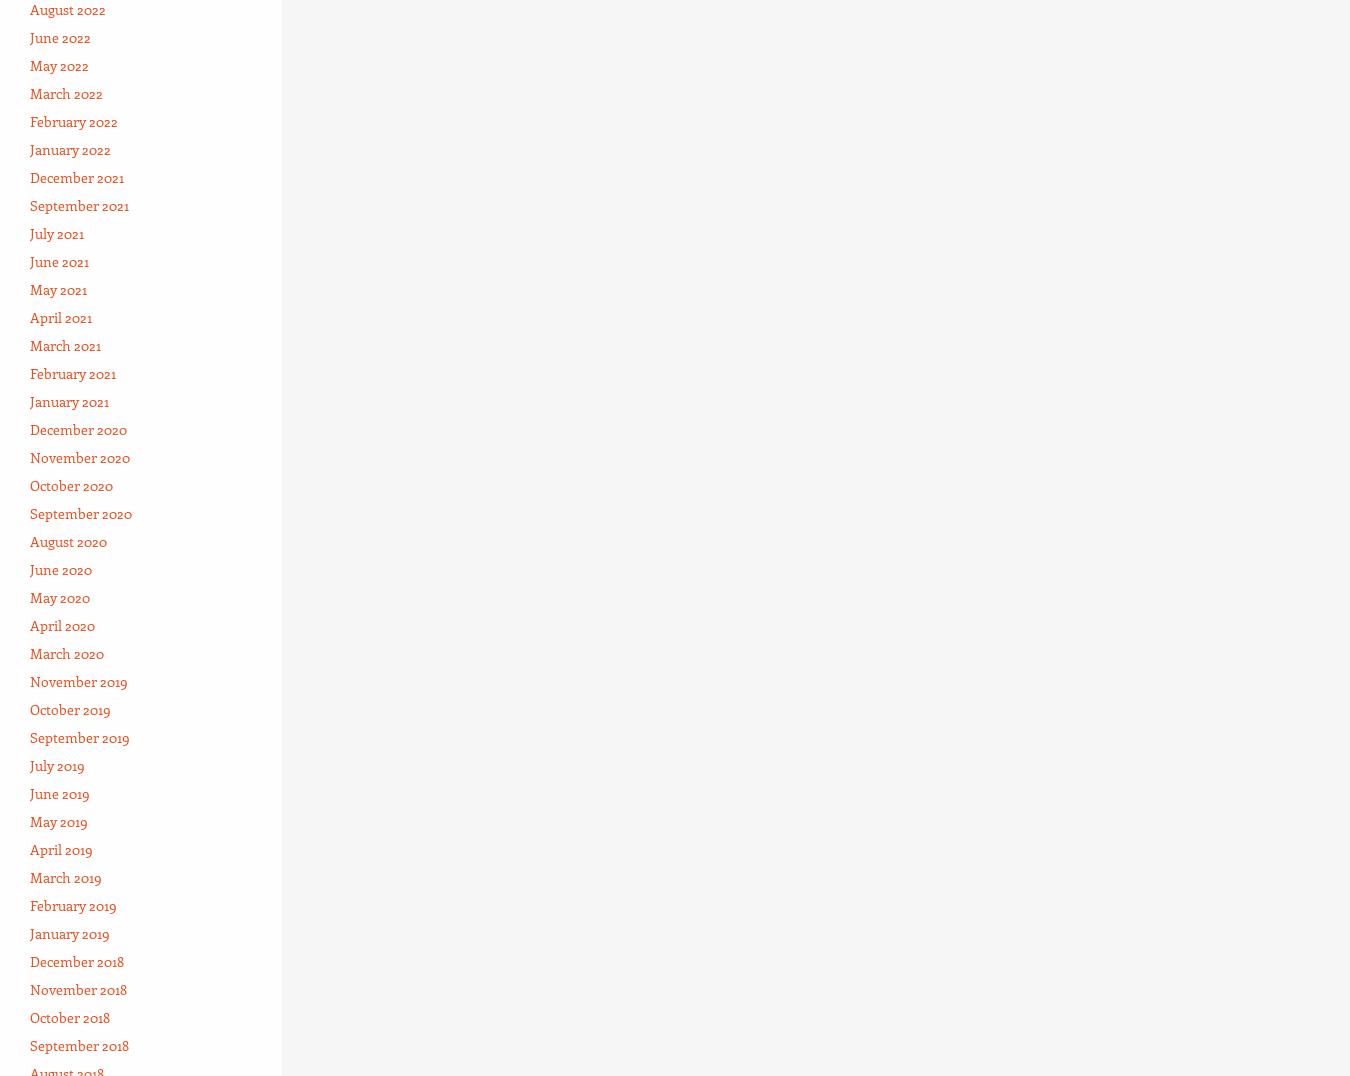 Image resolution: width=1350 pixels, height=1076 pixels. I want to click on 'October 2019', so click(69, 708).